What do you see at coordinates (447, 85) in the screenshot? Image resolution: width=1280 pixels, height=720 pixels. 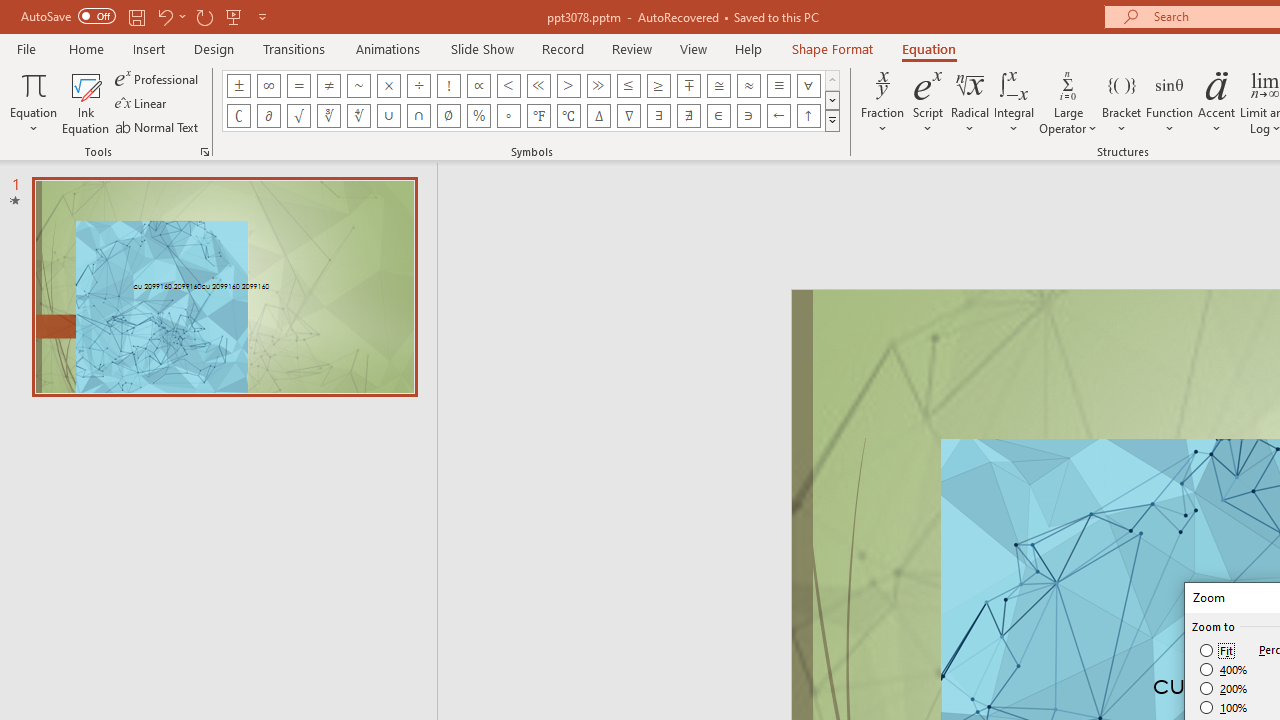 I see `'Equation Symbol Factorial'` at bounding box center [447, 85].